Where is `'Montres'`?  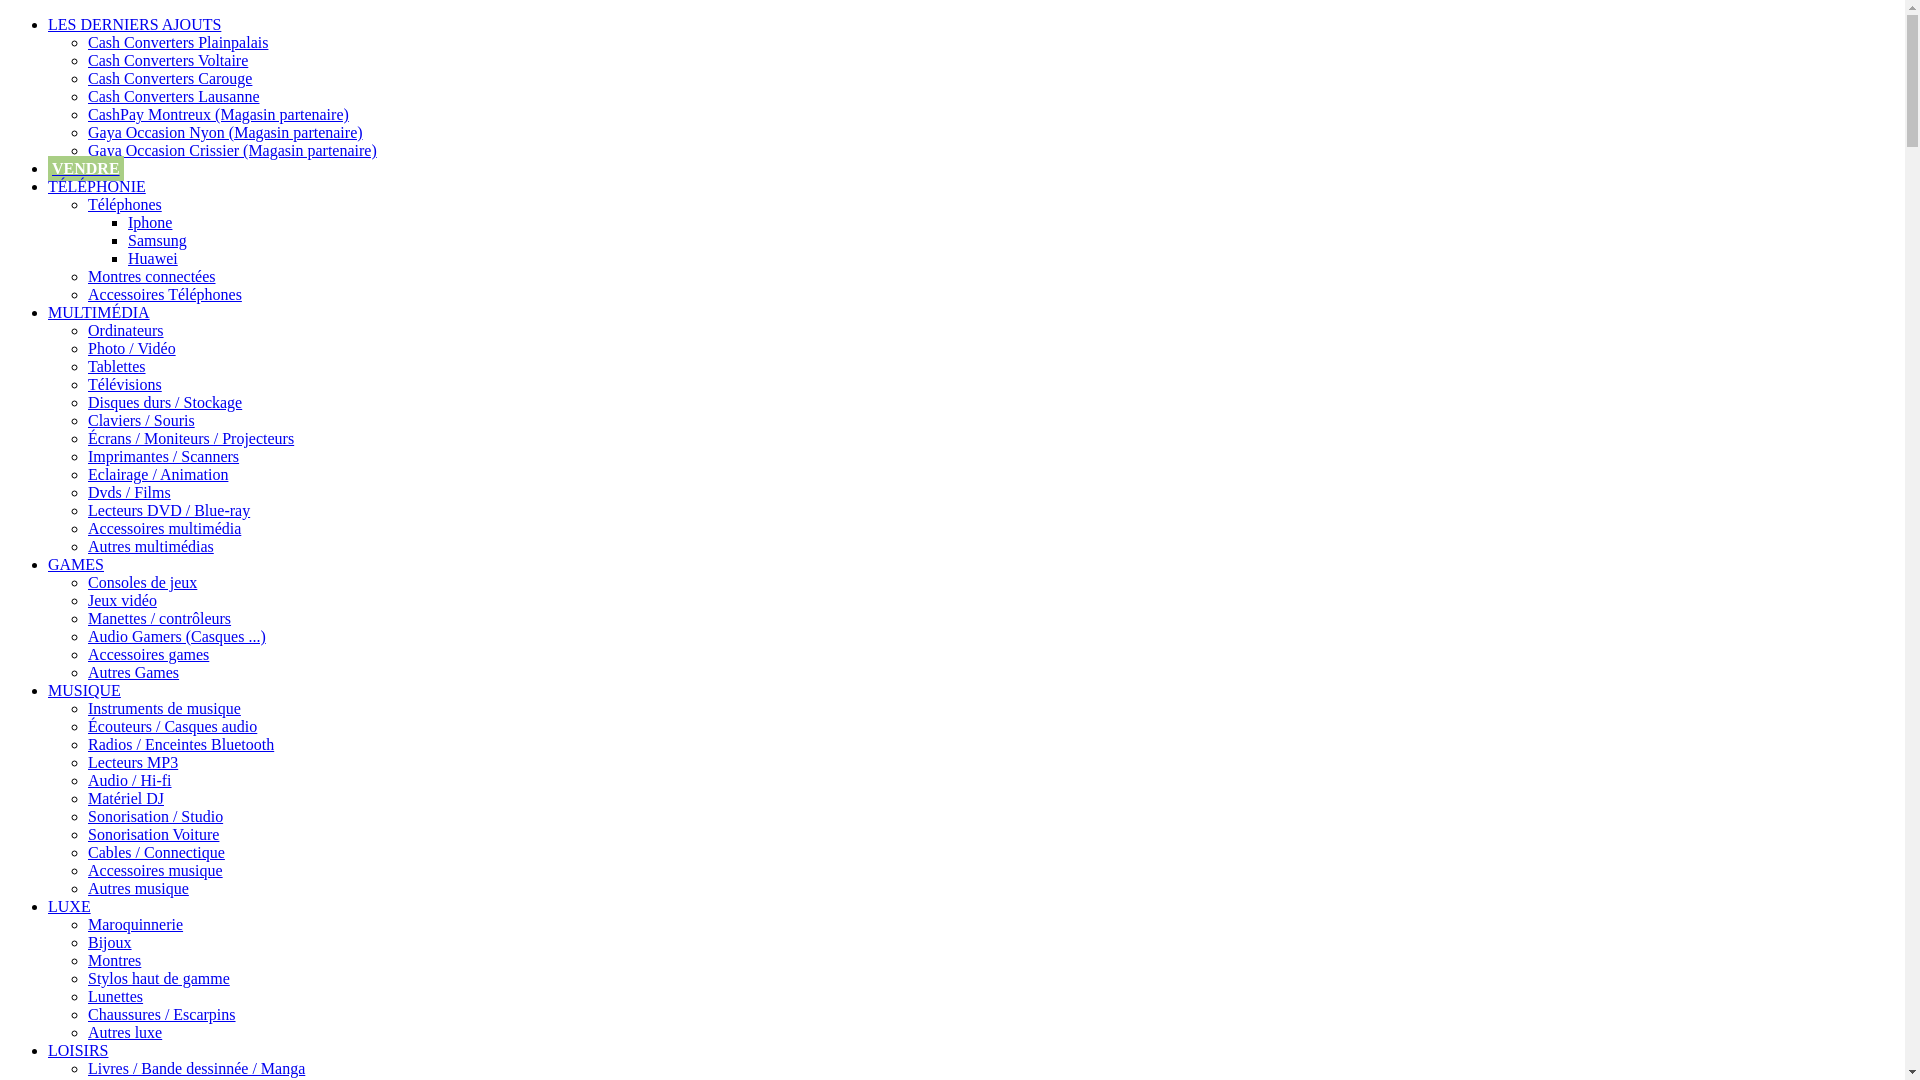
'Montres' is located at coordinates (113, 959).